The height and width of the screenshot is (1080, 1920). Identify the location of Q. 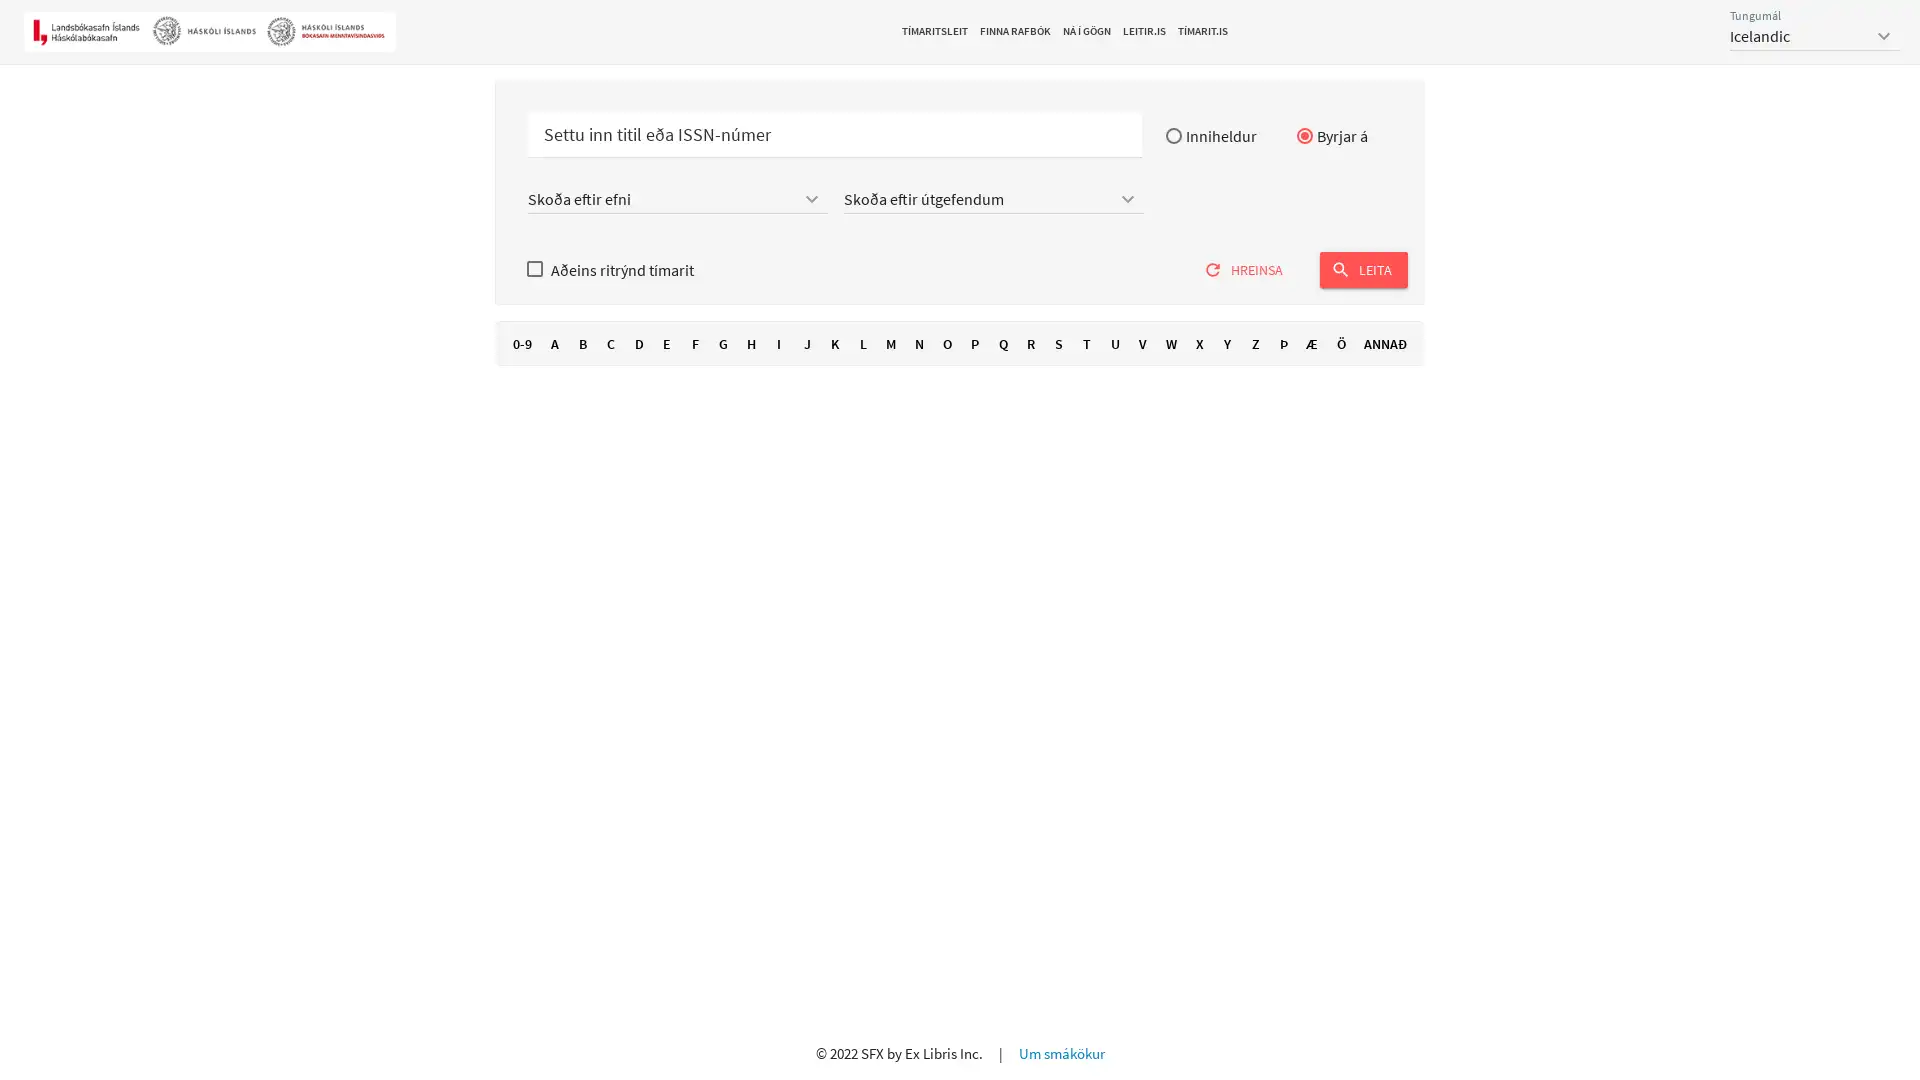
(1003, 342).